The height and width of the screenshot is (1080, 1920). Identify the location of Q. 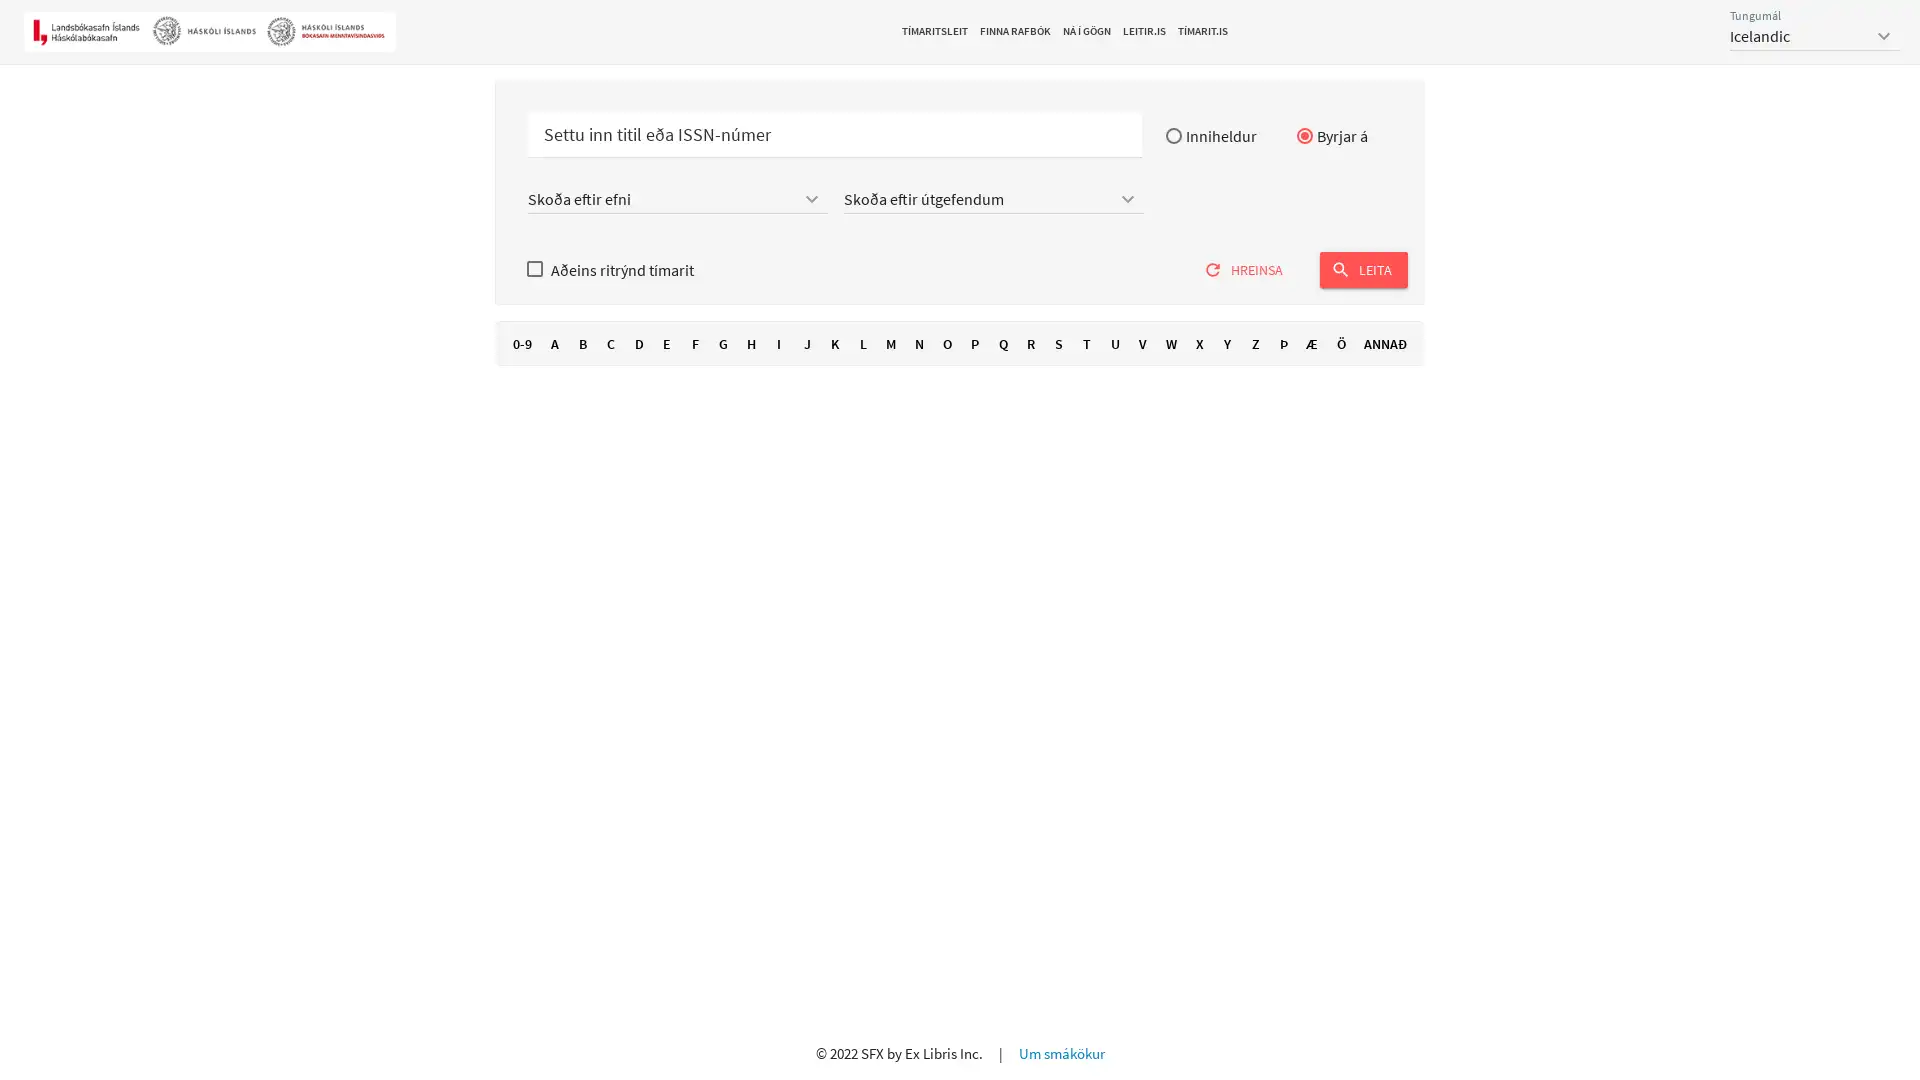
(1003, 342).